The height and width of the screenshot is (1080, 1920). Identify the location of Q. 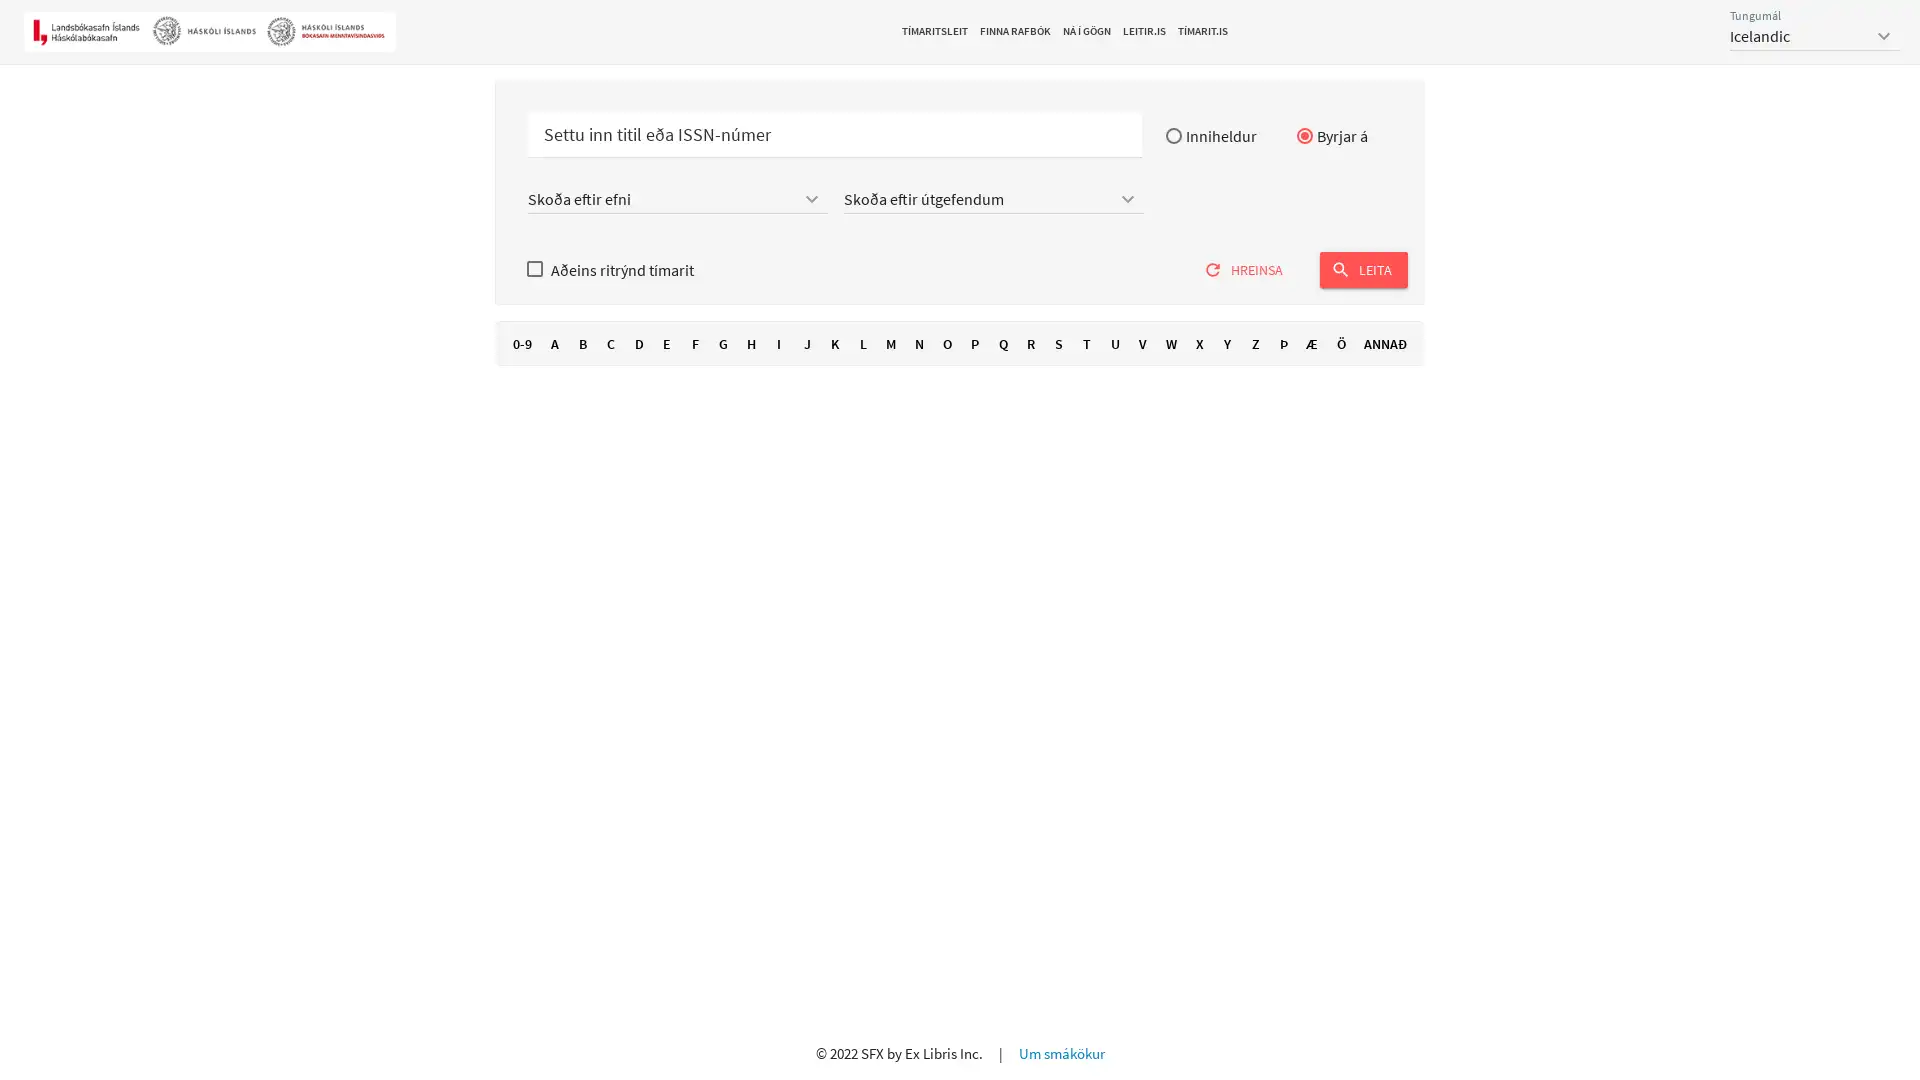
(1003, 342).